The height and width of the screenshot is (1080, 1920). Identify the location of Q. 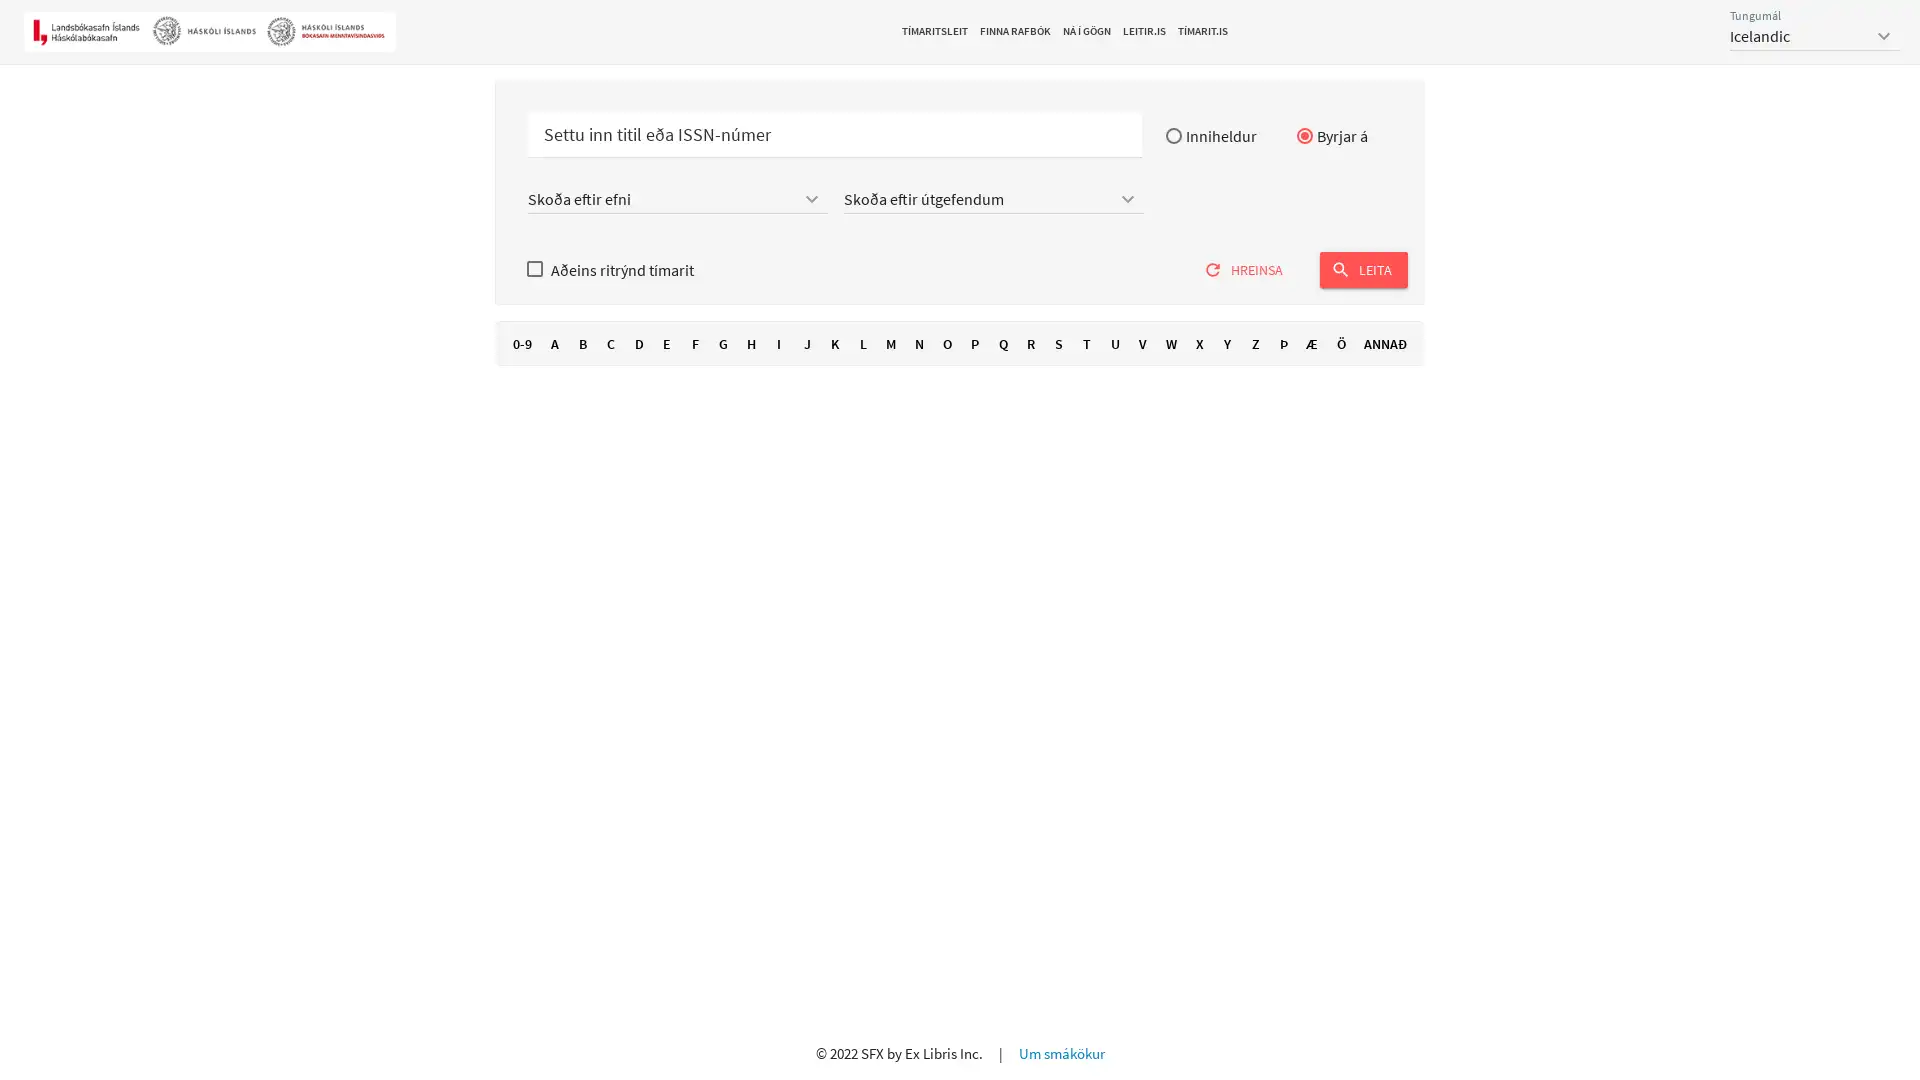
(1003, 342).